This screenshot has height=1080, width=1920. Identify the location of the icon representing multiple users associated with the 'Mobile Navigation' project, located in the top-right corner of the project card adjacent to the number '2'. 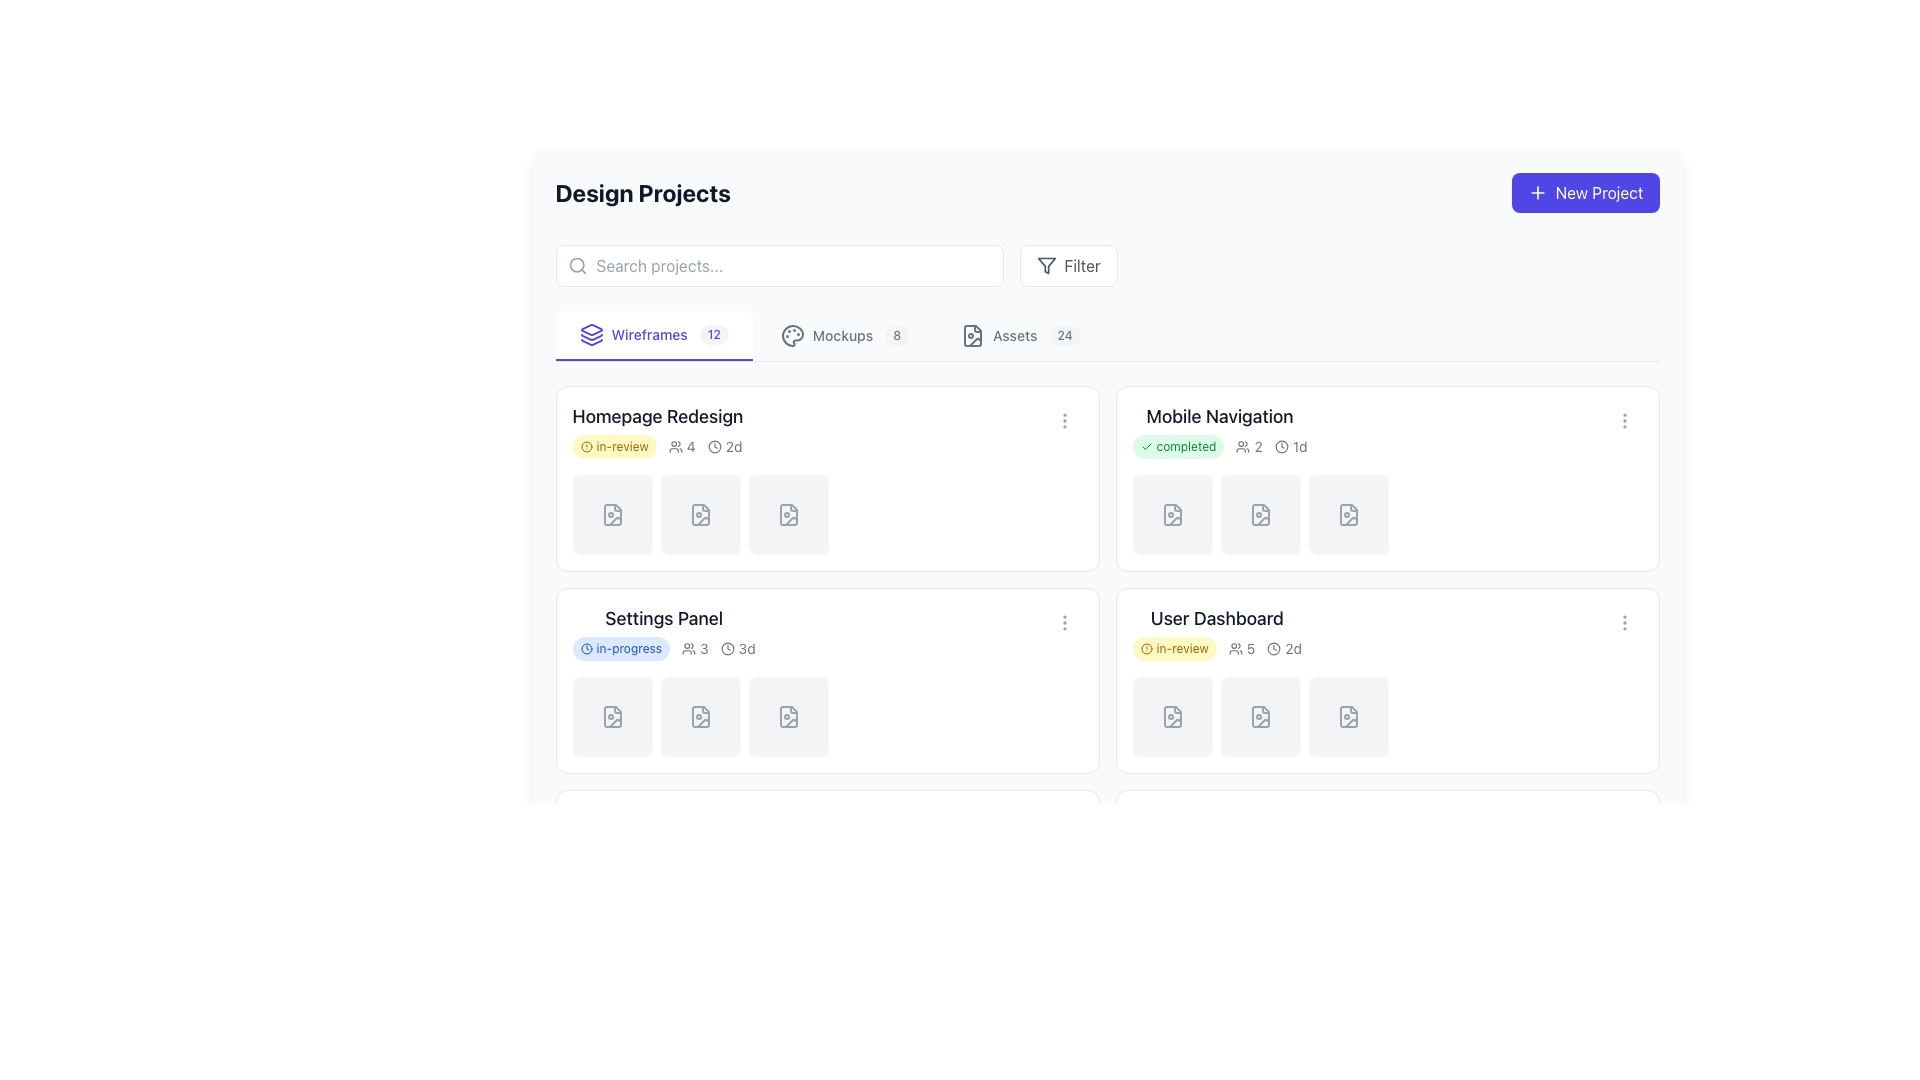
(1242, 446).